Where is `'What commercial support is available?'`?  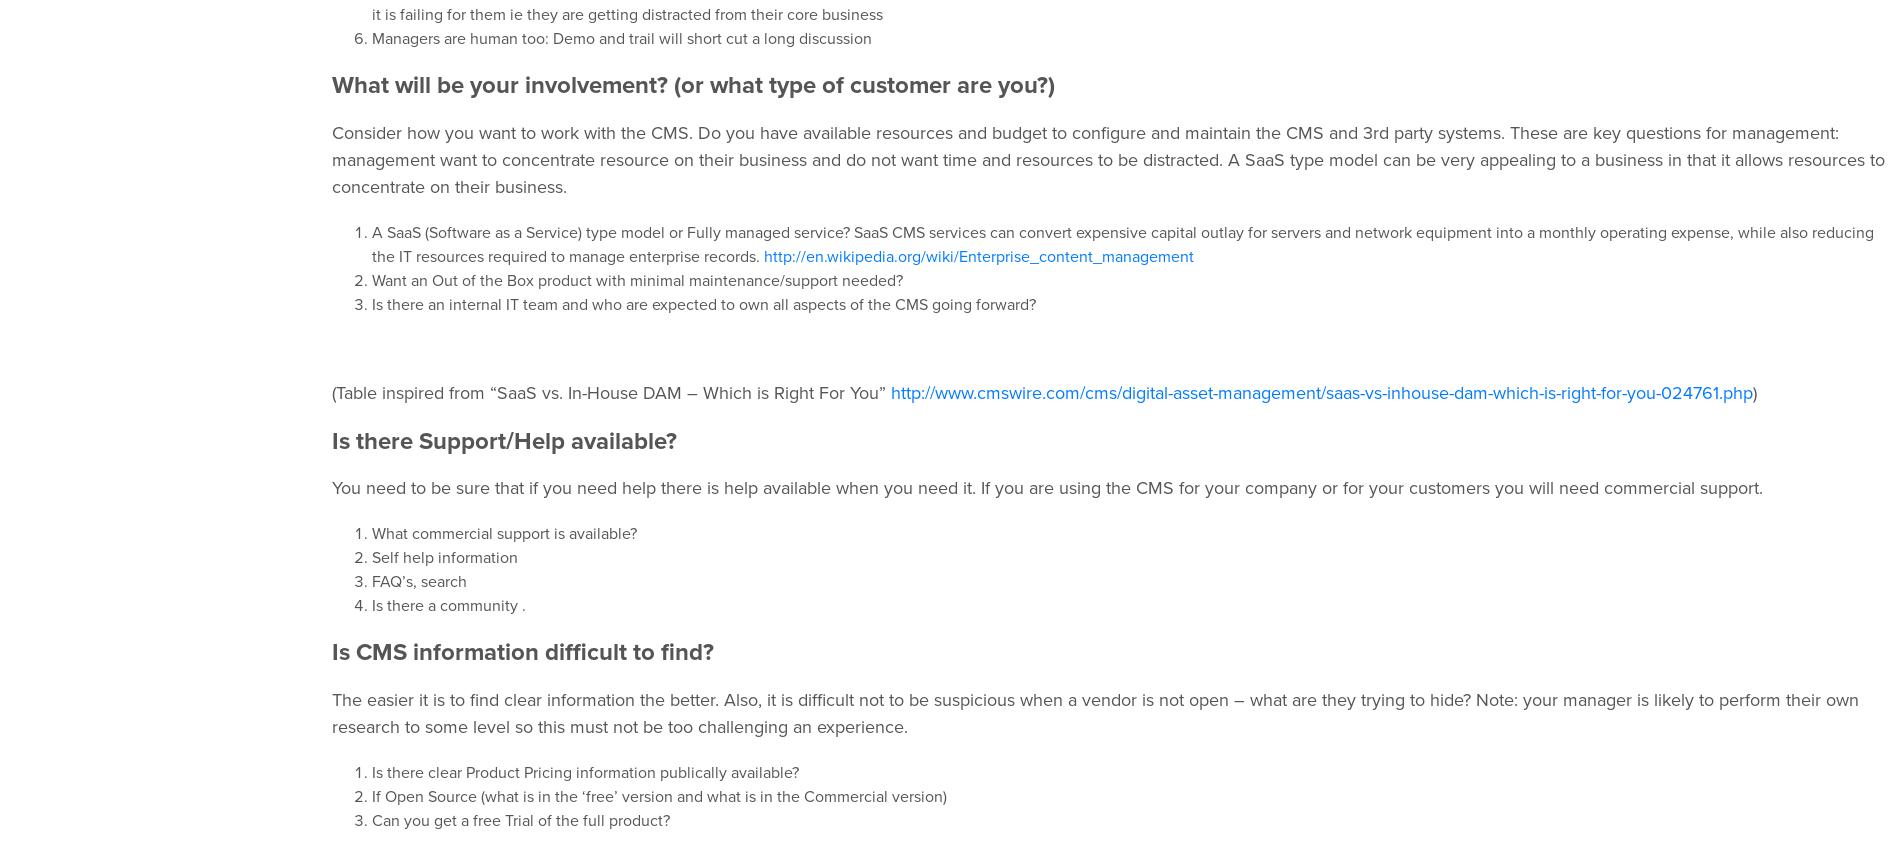 'What commercial support is available?' is located at coordinates (503, 533).